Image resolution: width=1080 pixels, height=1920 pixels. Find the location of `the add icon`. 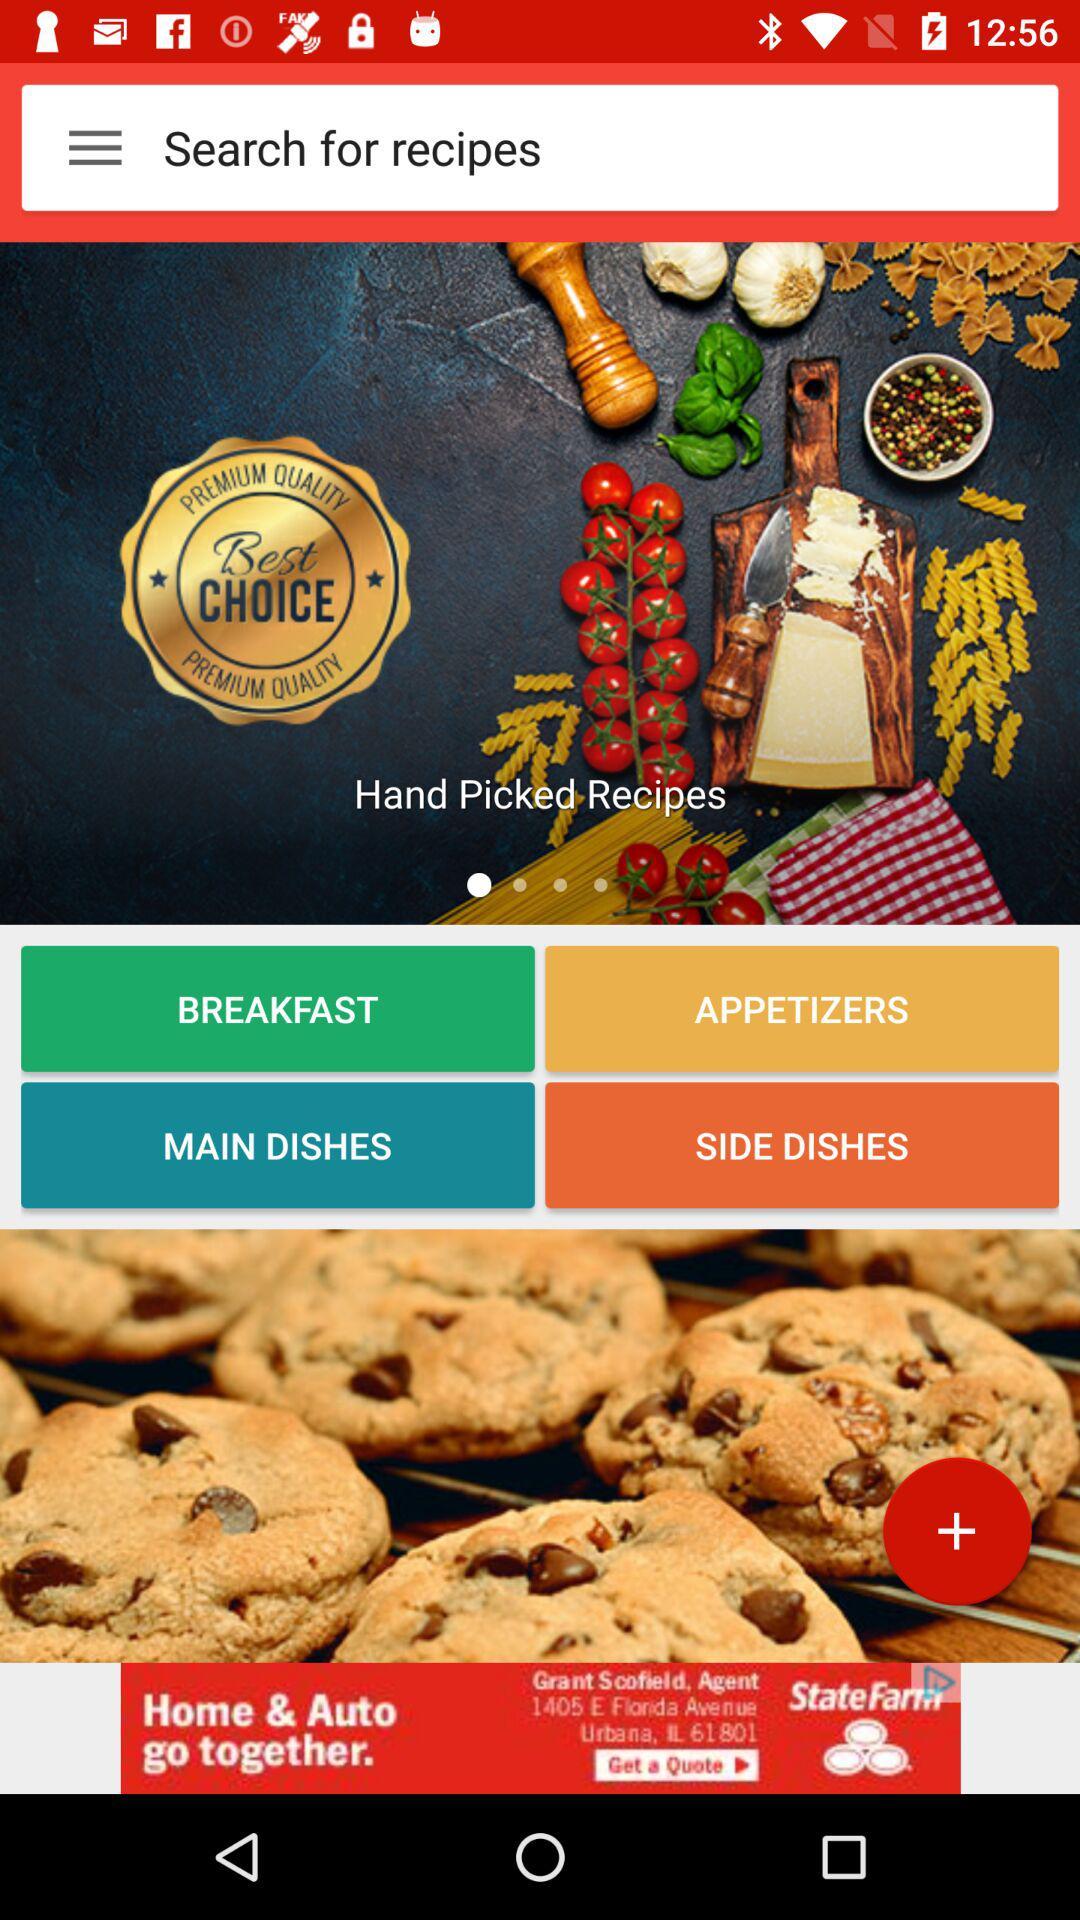

the add icon is located at coordinates (955, 1538).